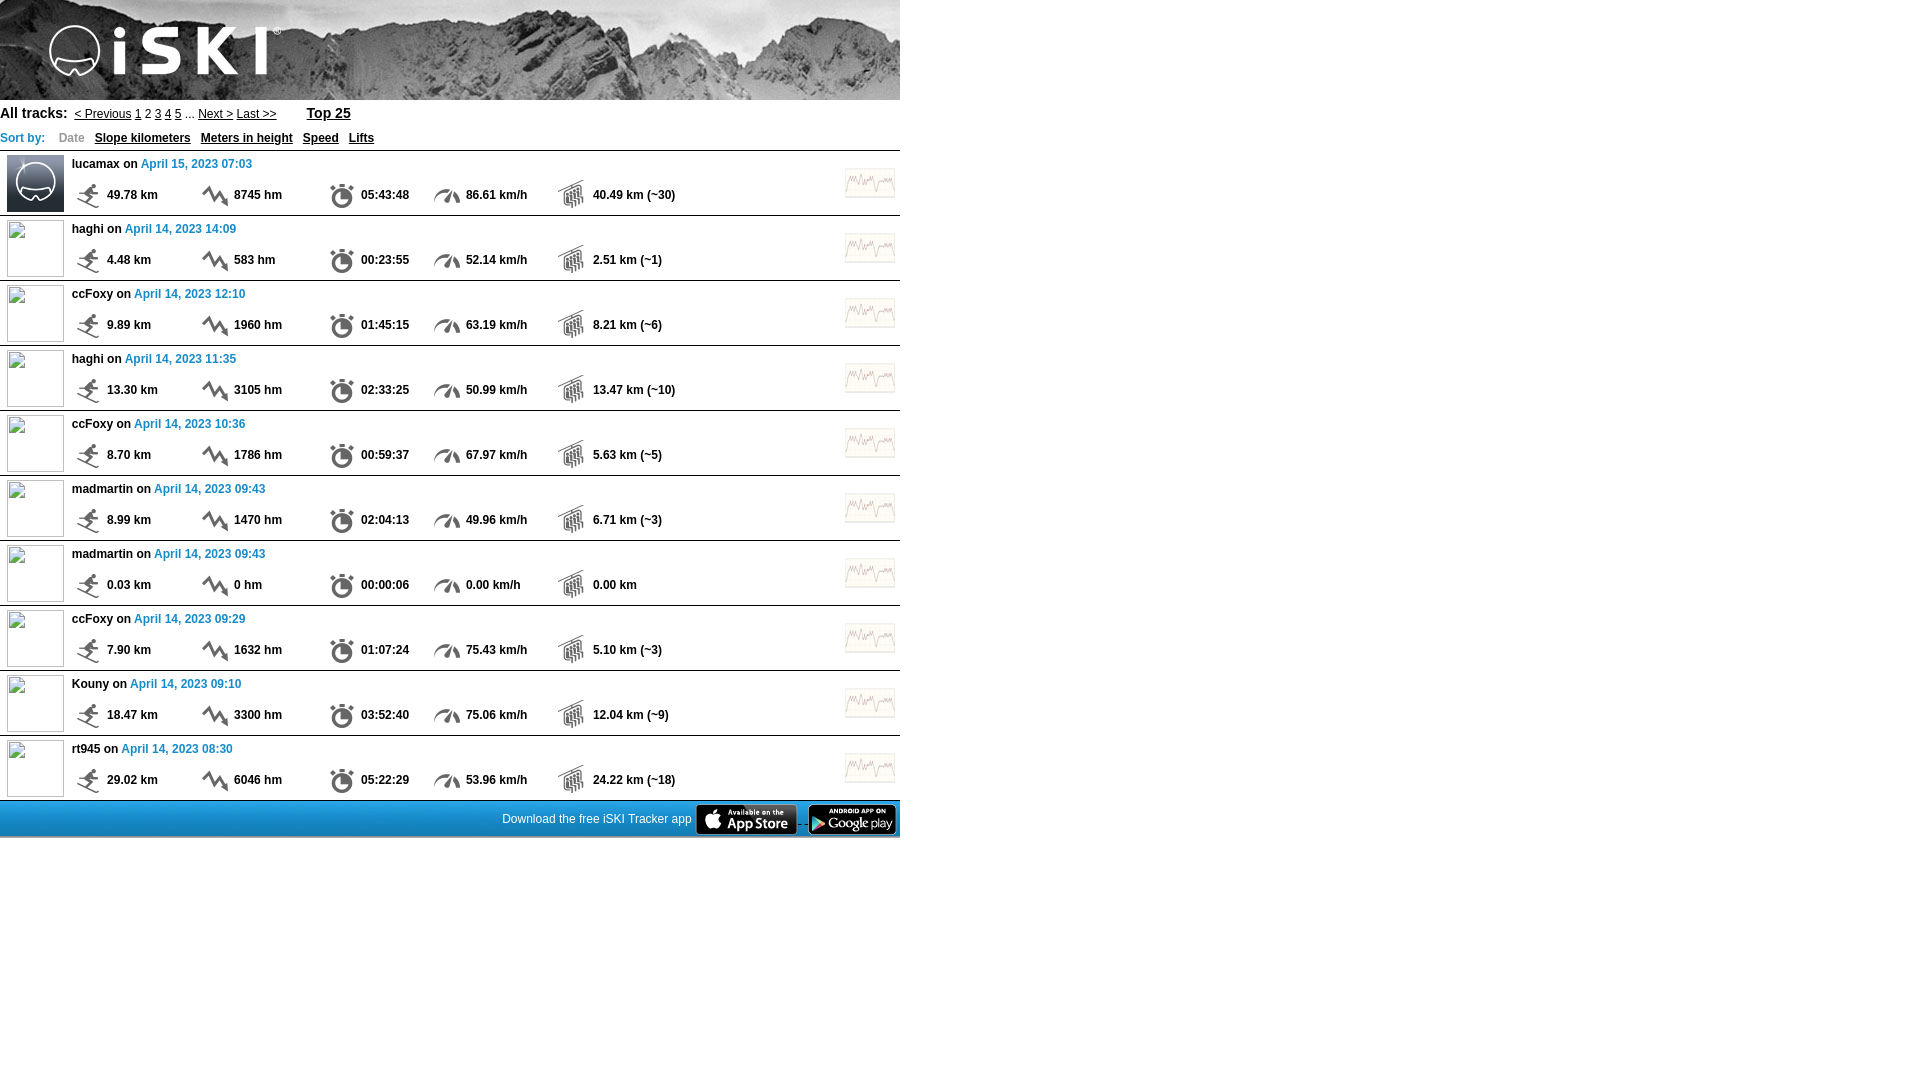 Image resolution: width=1920 pixels, height=1080 pixels. I want to click on '3', so click(153, 112).